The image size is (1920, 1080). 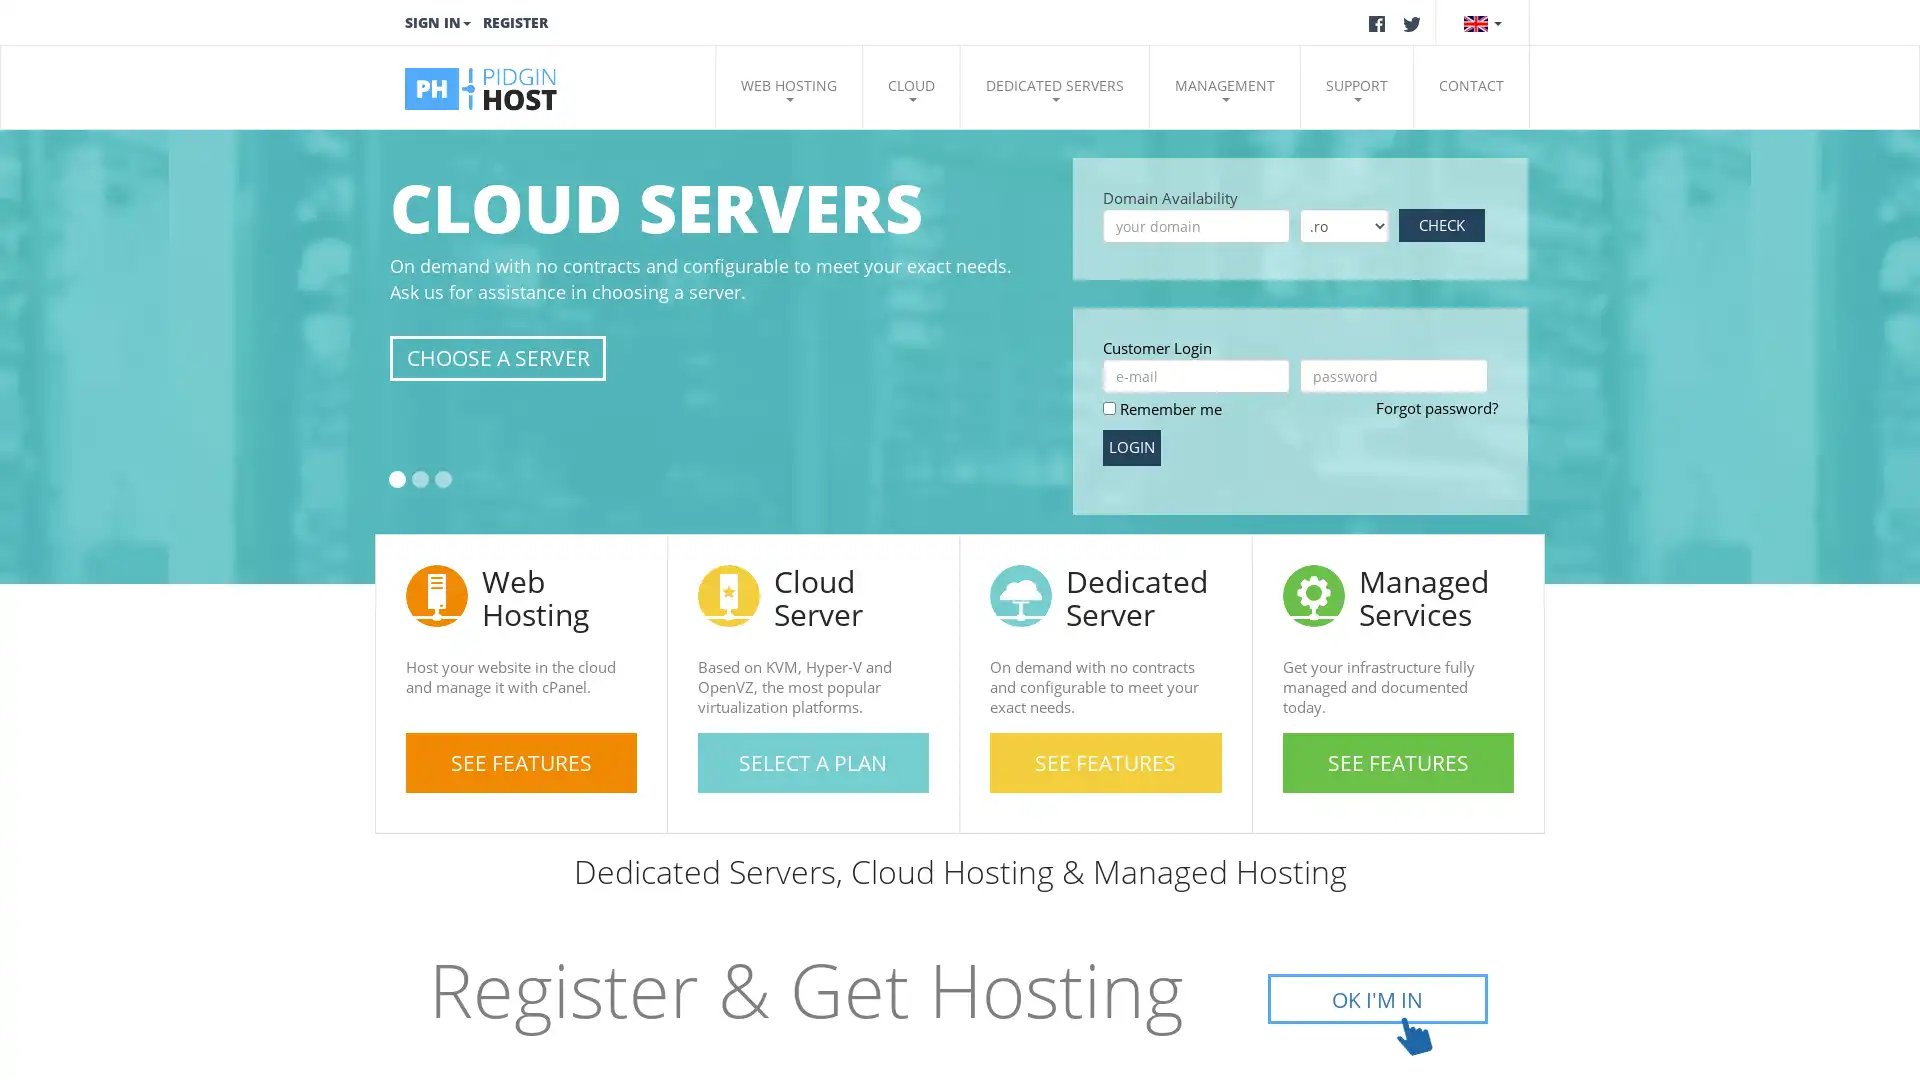 I want to click on LOGIN, so click(x=1131, y=446).